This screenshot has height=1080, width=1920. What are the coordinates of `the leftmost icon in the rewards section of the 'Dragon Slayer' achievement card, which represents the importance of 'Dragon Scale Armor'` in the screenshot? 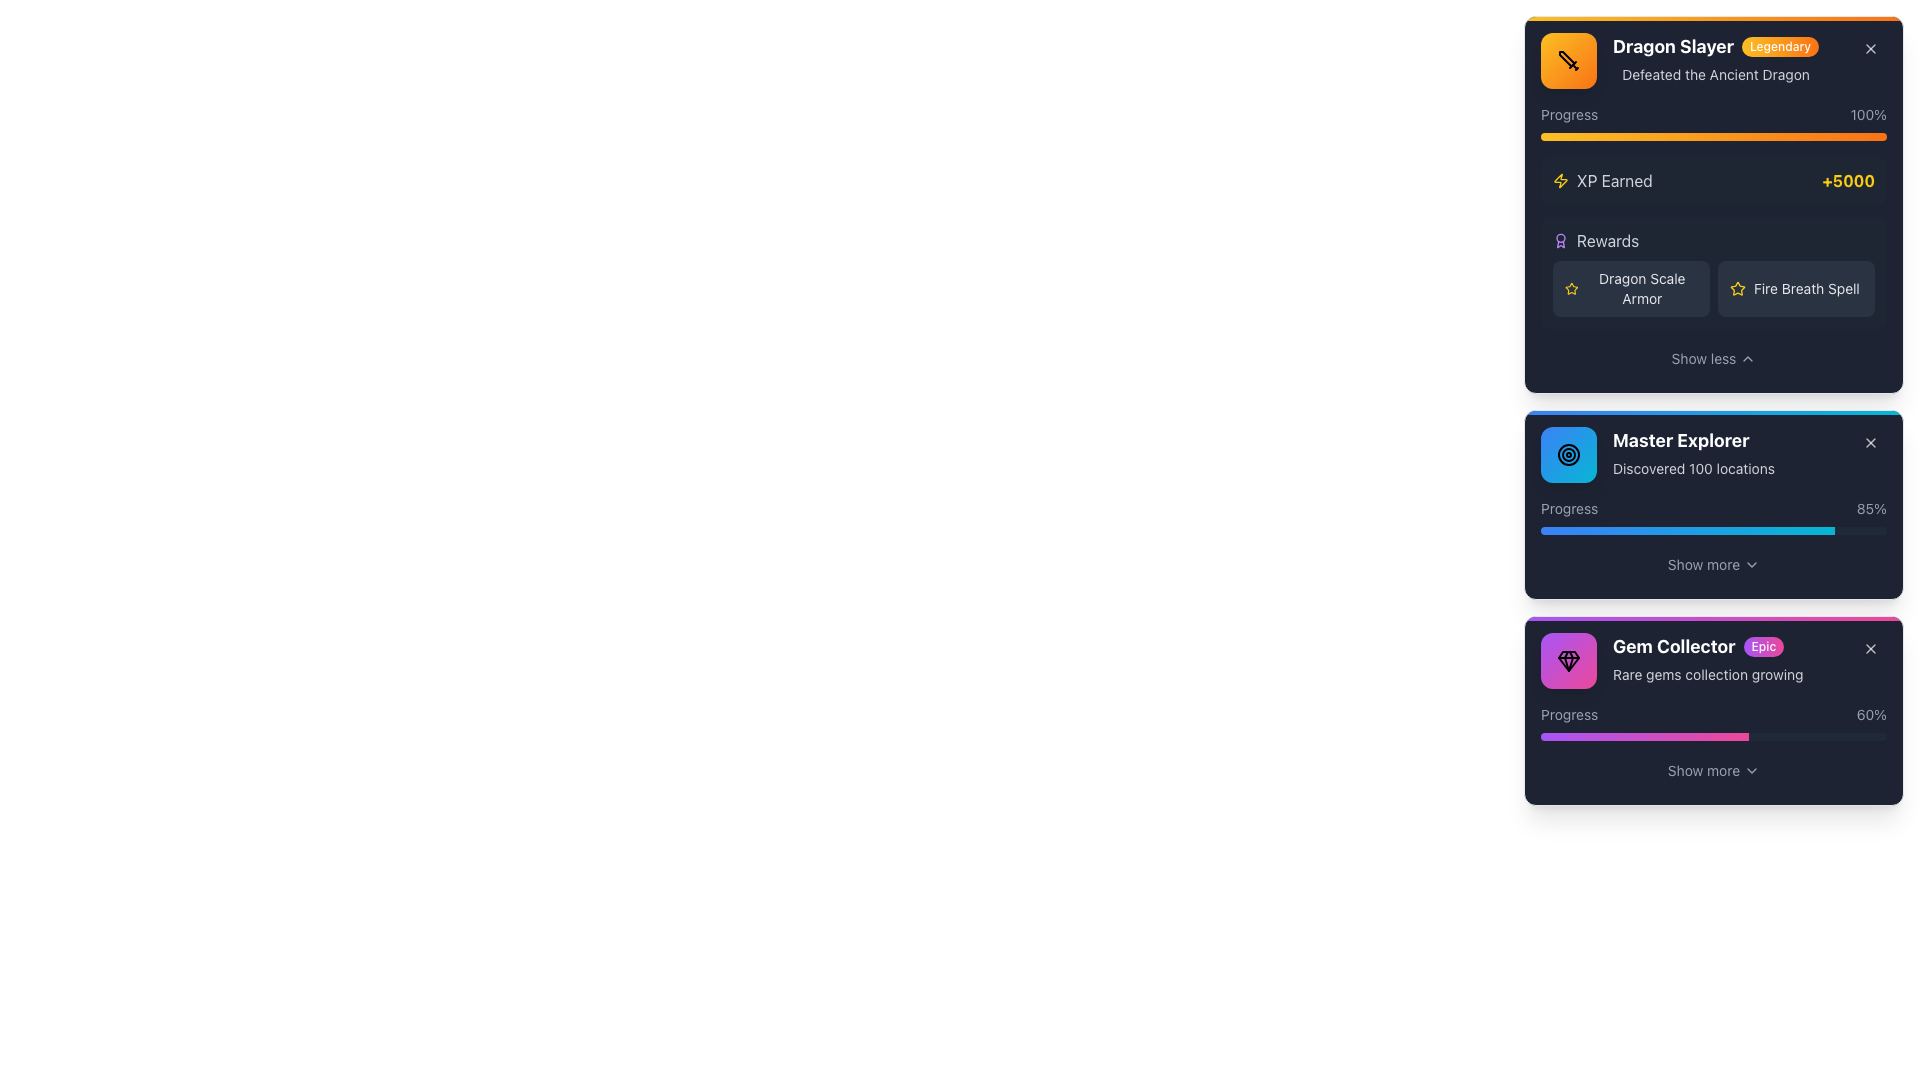 It's located at (1570, 289).